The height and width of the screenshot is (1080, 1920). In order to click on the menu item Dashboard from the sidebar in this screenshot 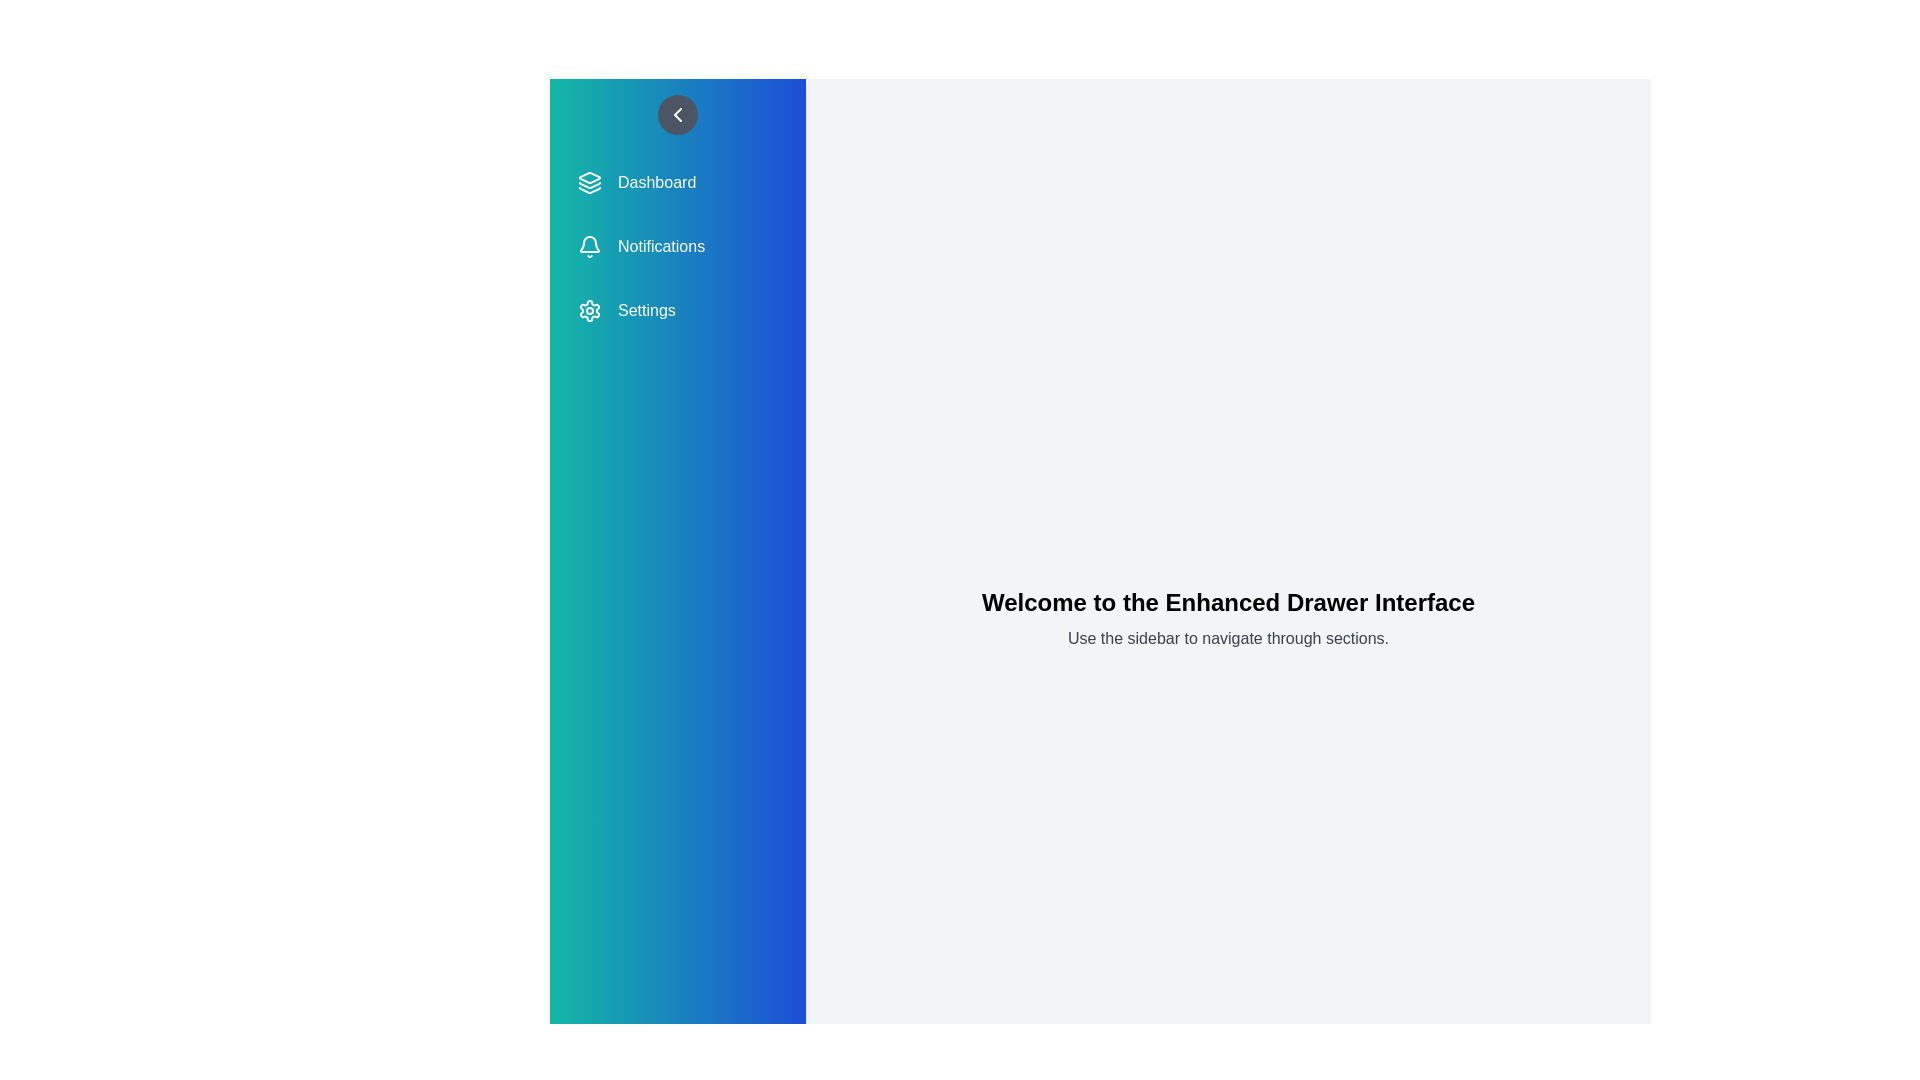, I will do `click(677, 182)`.